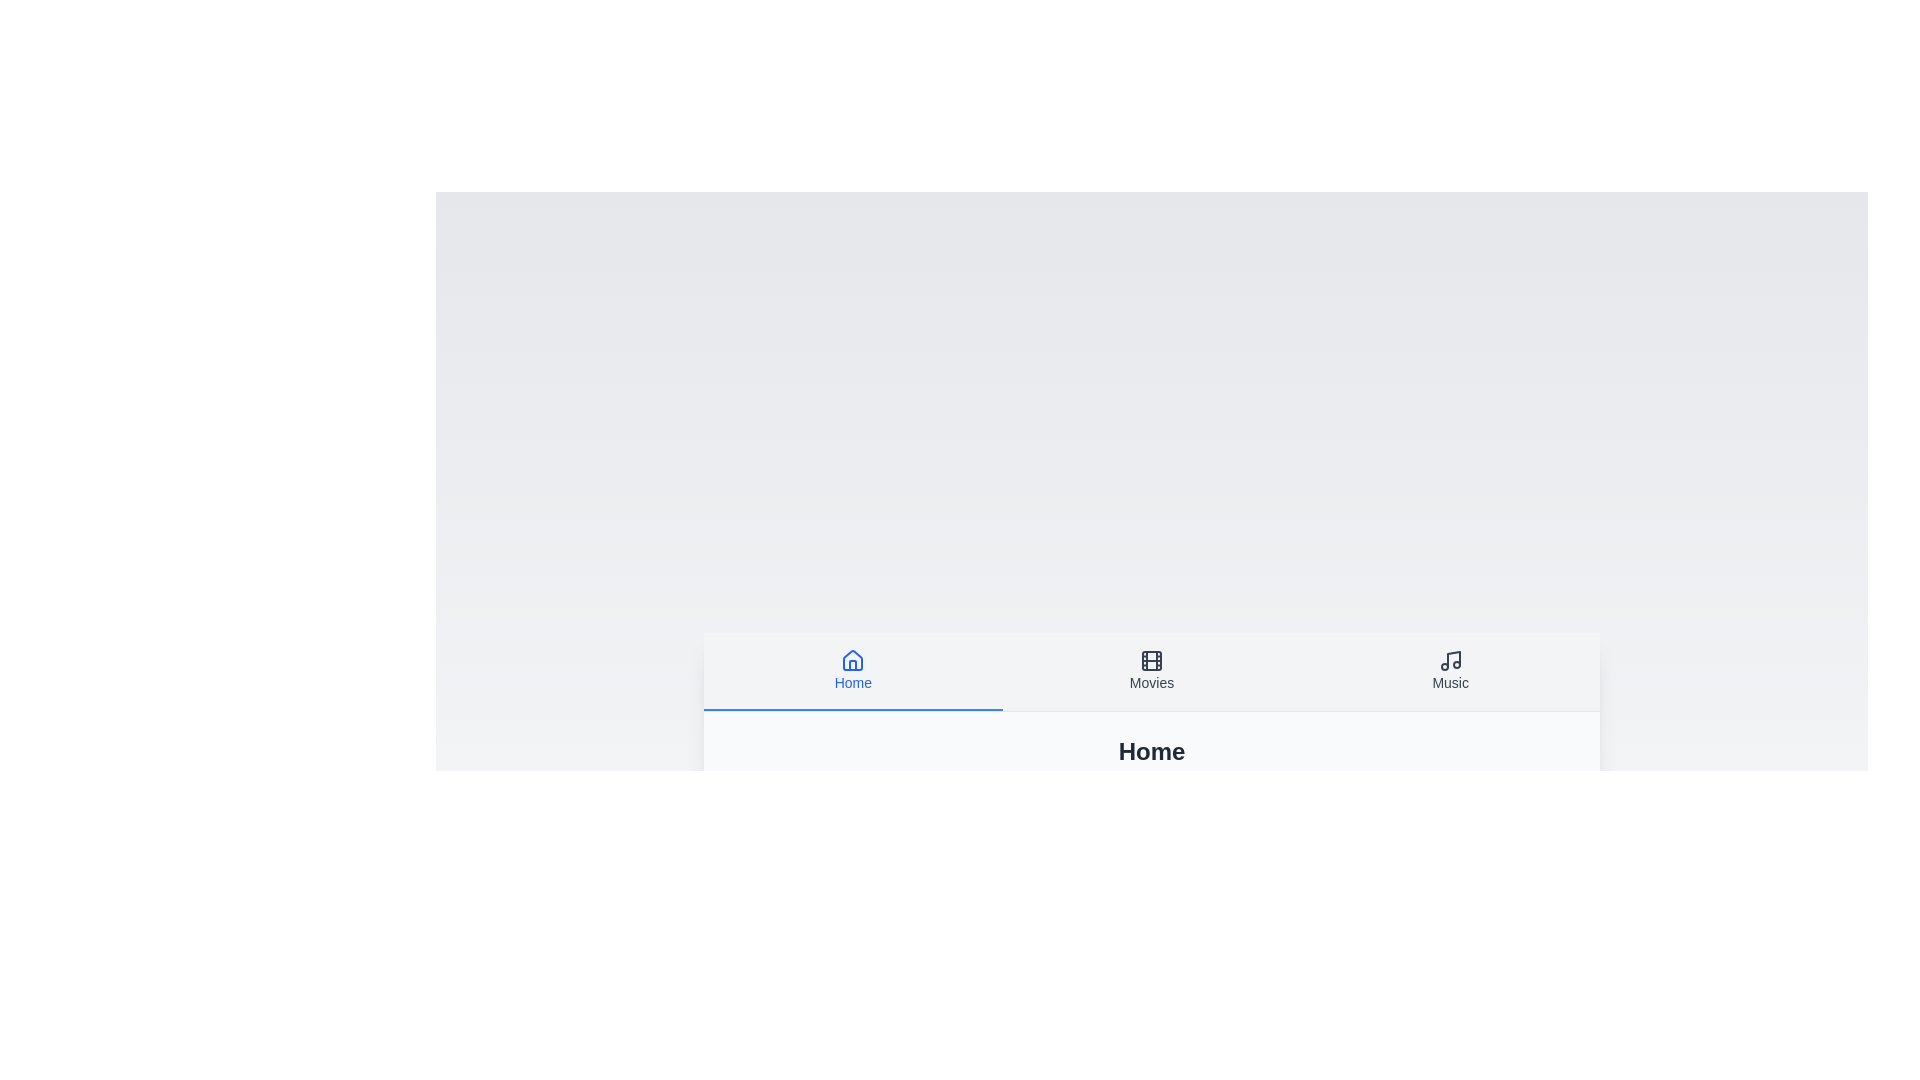 This screenshot has width=1920, height=1080. What do you see at coordinates (853, 671) in the screenshot?
I see `the Home tab to activate it` at bounding box center [853, 671].